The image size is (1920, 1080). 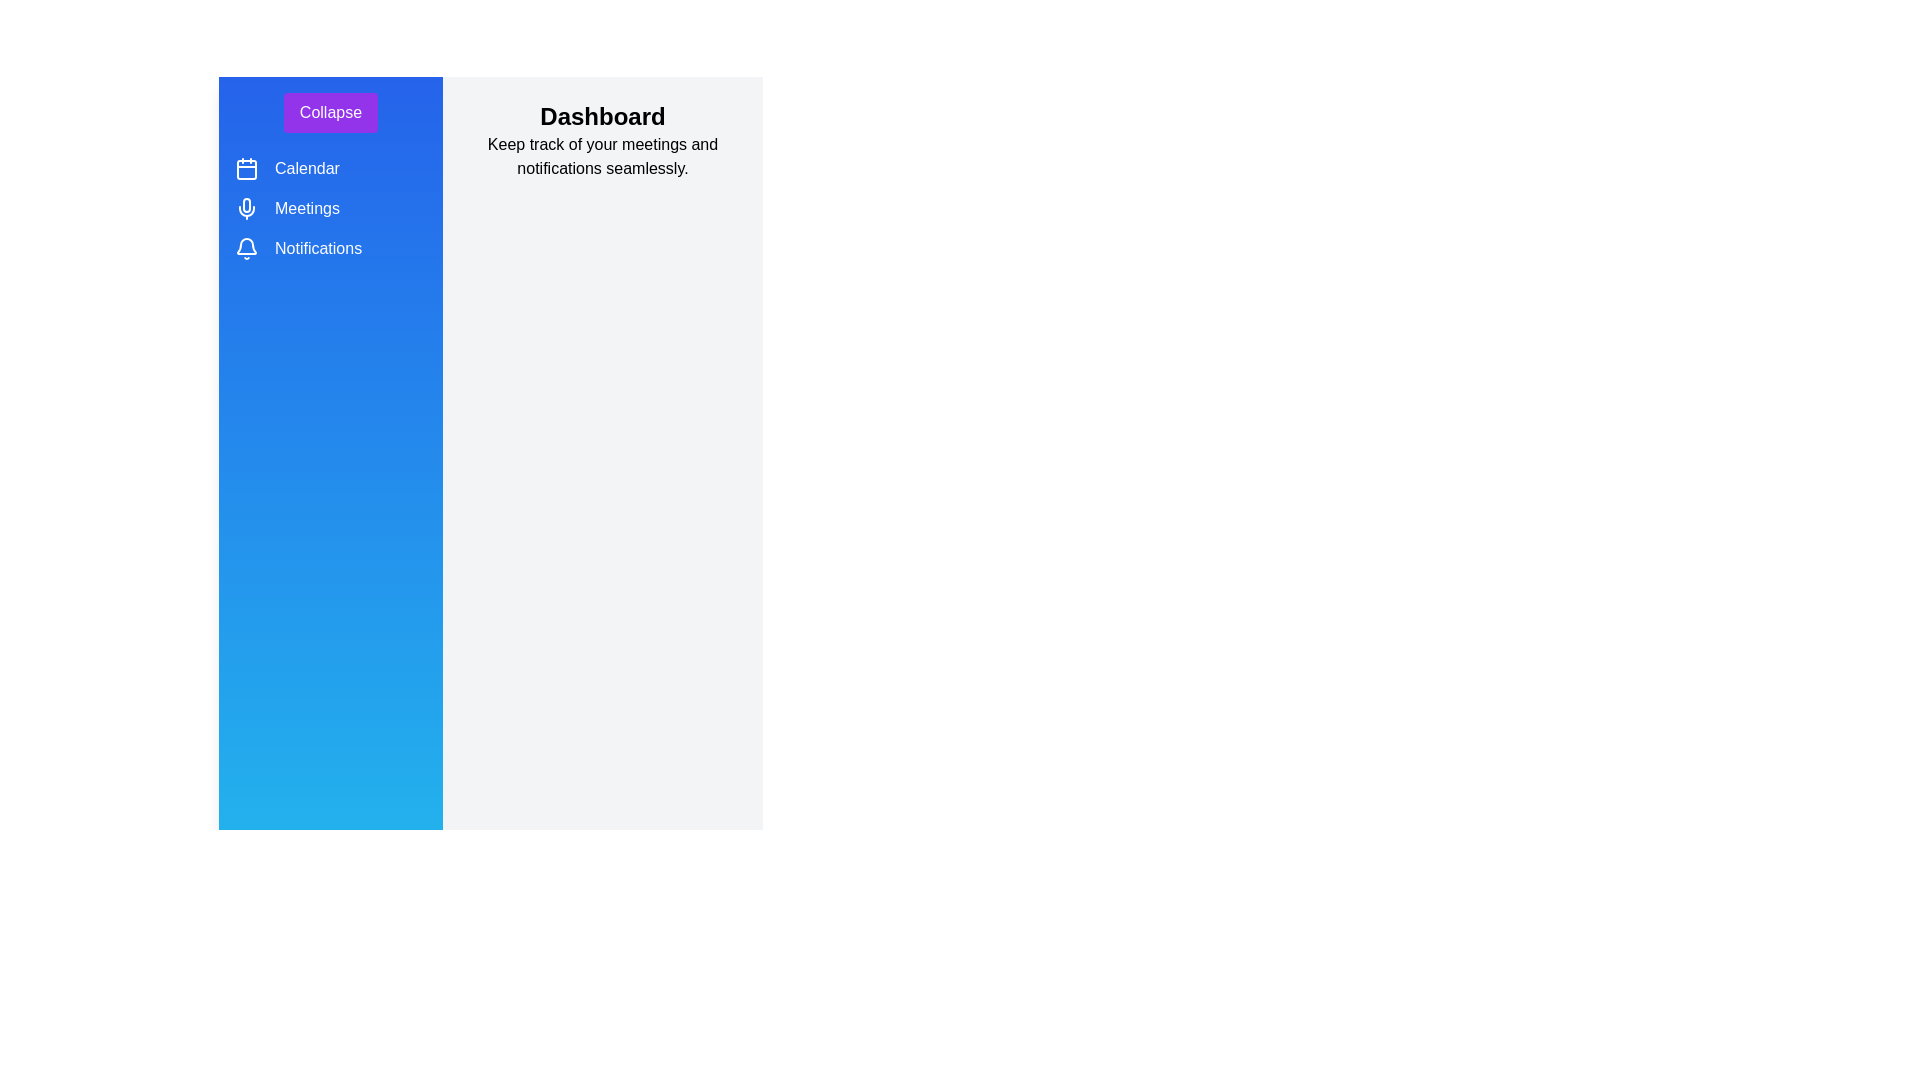 I want to click on the navigation item Calendar, so click(x=245, y=168).